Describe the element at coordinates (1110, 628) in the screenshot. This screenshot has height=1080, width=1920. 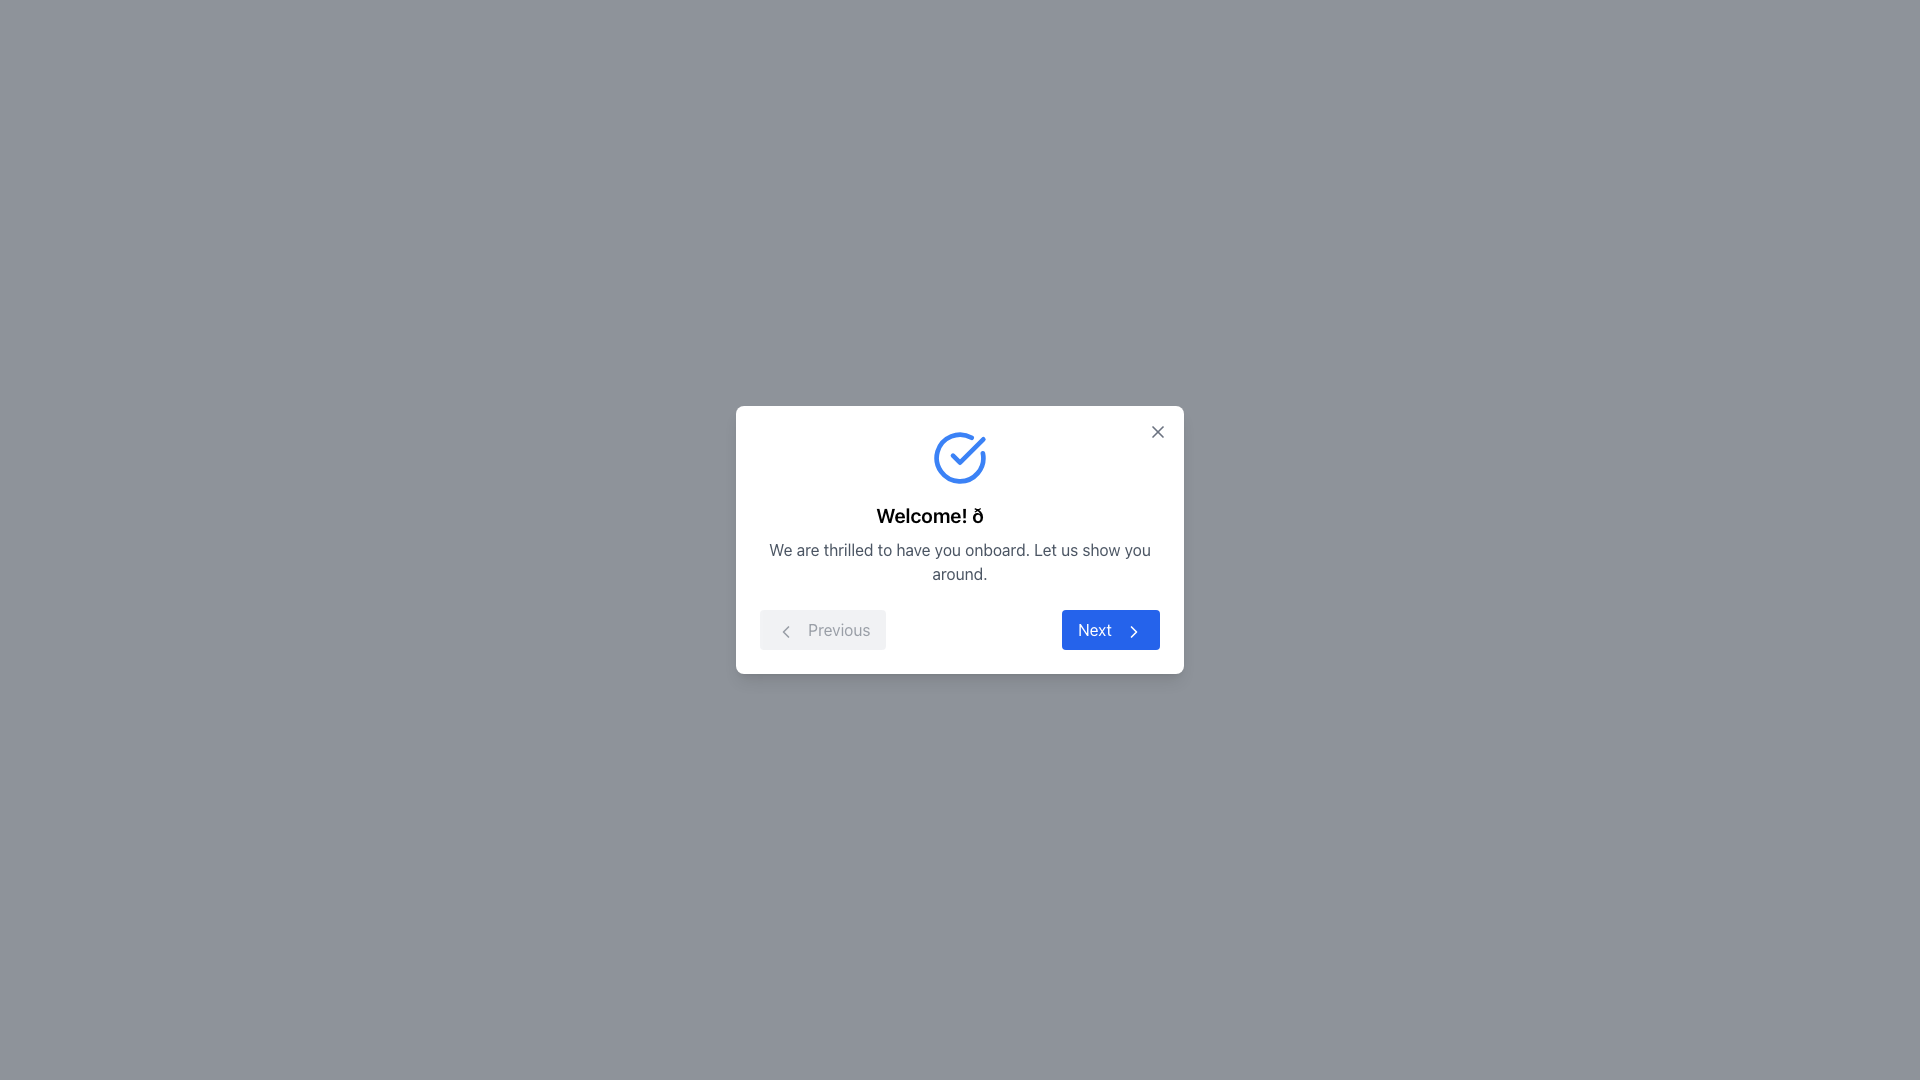
I see `the second button from the right in the horizontal arrangement at the bottom of a centered modal dialog box` at that location.